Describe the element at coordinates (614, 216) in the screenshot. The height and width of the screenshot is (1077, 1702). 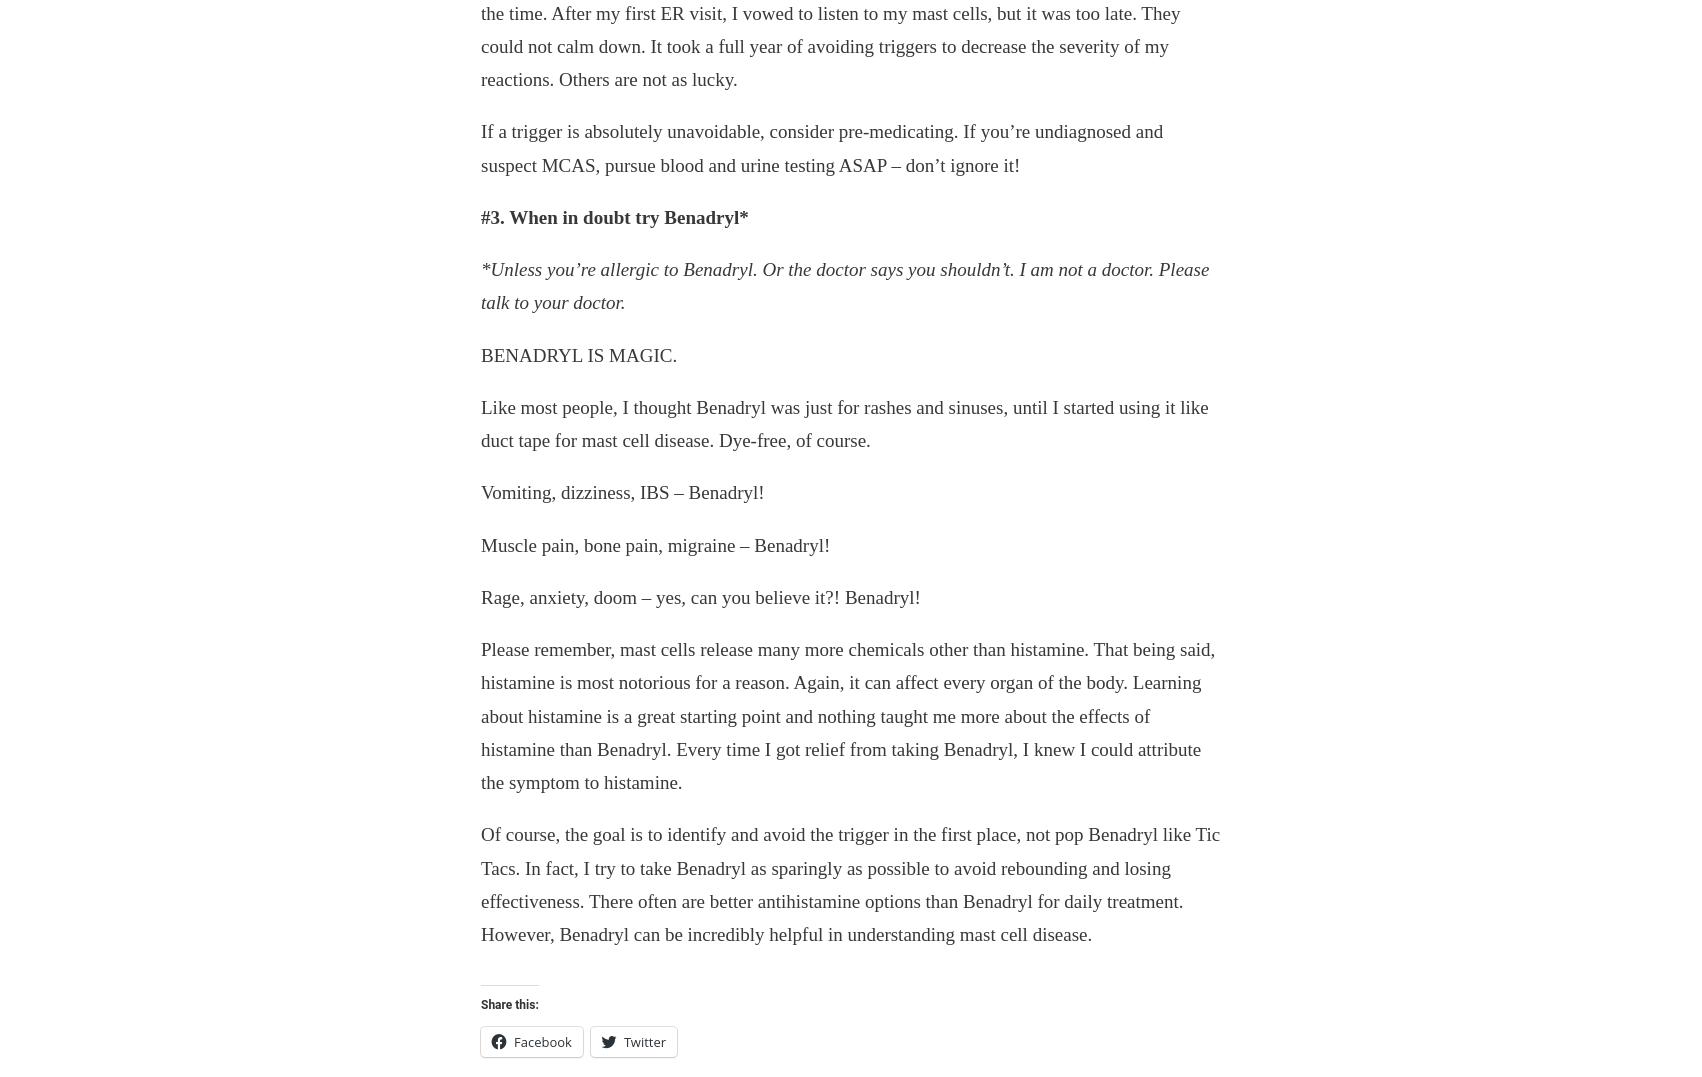
I see `'#3. When in doubt try Benadryl*'` at that location.